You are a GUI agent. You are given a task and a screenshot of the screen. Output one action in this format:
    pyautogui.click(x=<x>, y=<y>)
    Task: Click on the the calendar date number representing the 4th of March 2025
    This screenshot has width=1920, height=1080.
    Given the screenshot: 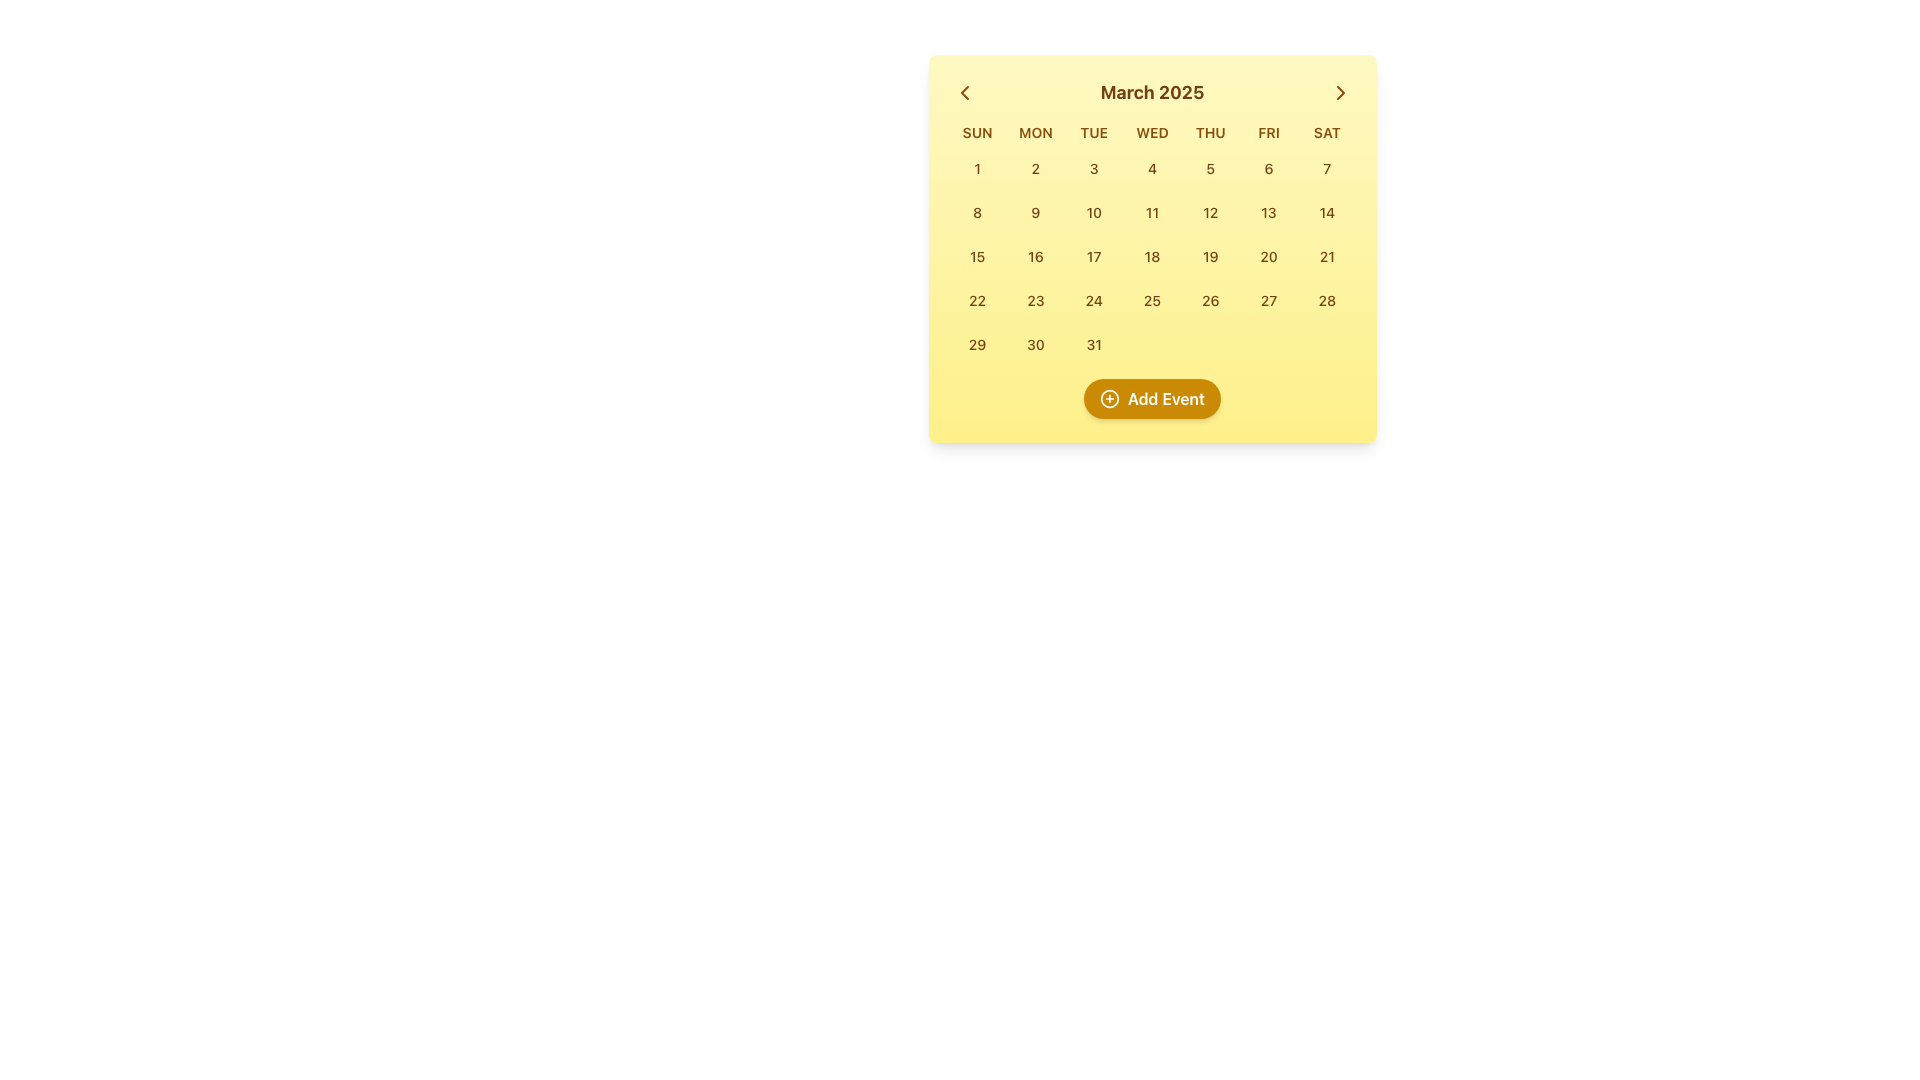 What is the action you would take?
    pyautogui.click(x=1152, y=167)
    